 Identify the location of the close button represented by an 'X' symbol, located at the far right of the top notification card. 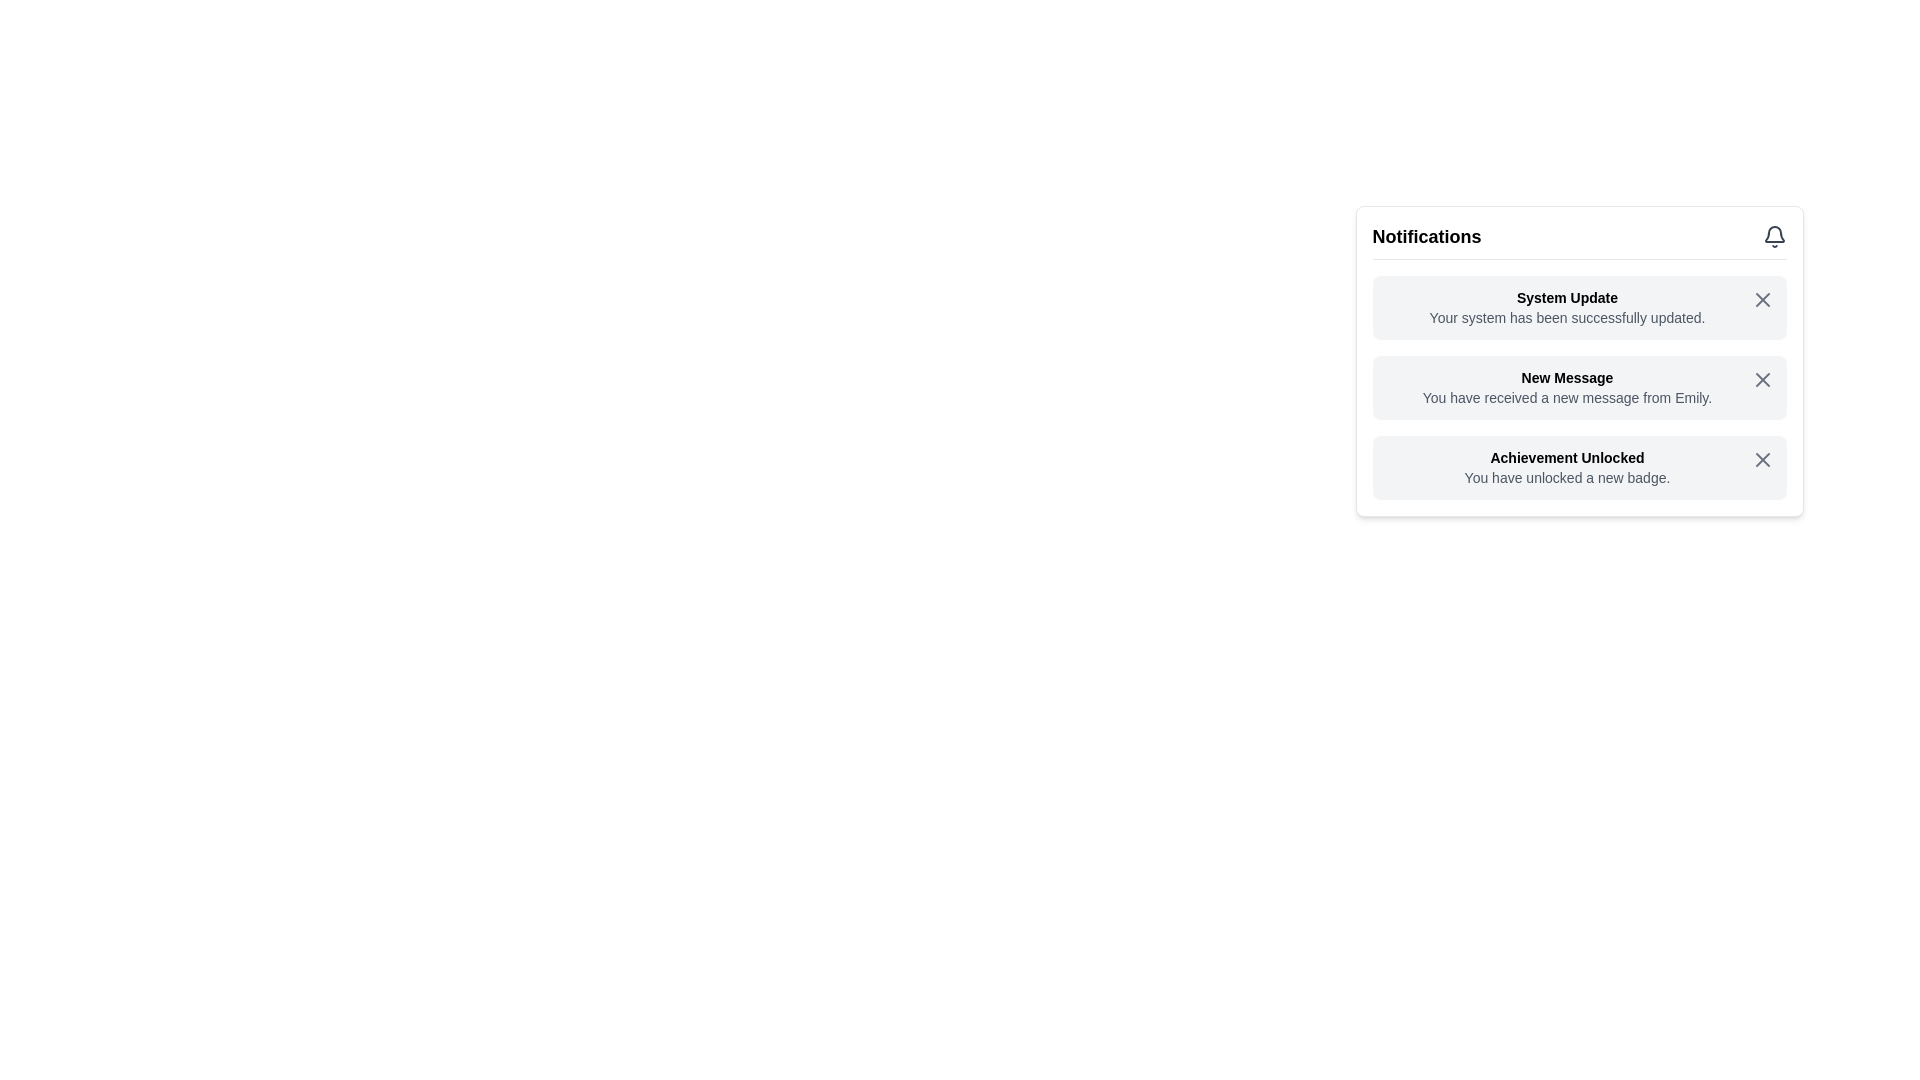
(1762, 300).